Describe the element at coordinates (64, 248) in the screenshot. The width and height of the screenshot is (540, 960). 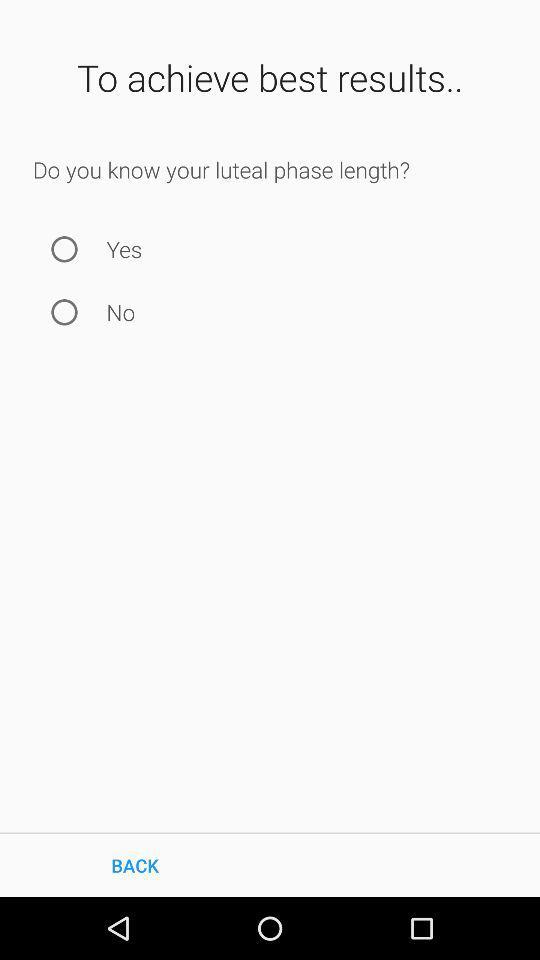
I see `the item below the do you know` at that location.